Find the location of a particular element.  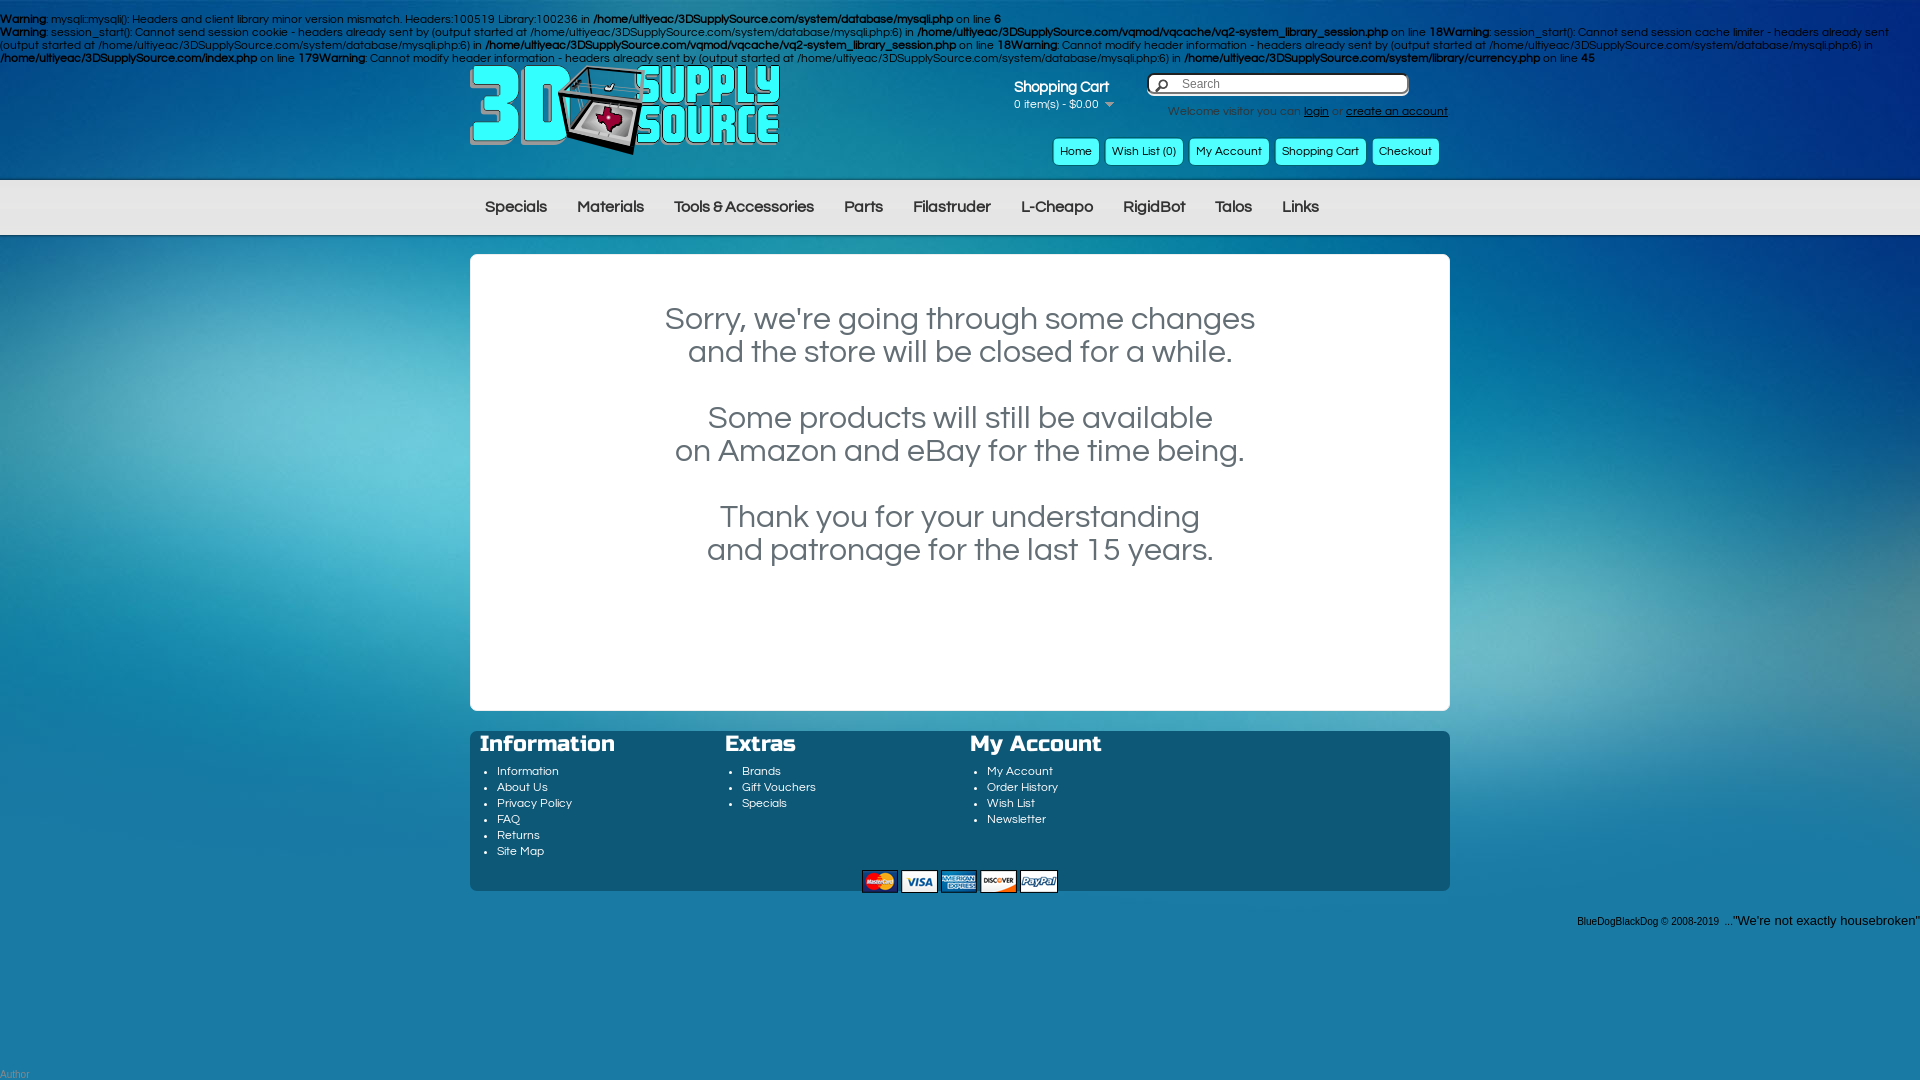

'Specials' is located at coordinates (515, 205).